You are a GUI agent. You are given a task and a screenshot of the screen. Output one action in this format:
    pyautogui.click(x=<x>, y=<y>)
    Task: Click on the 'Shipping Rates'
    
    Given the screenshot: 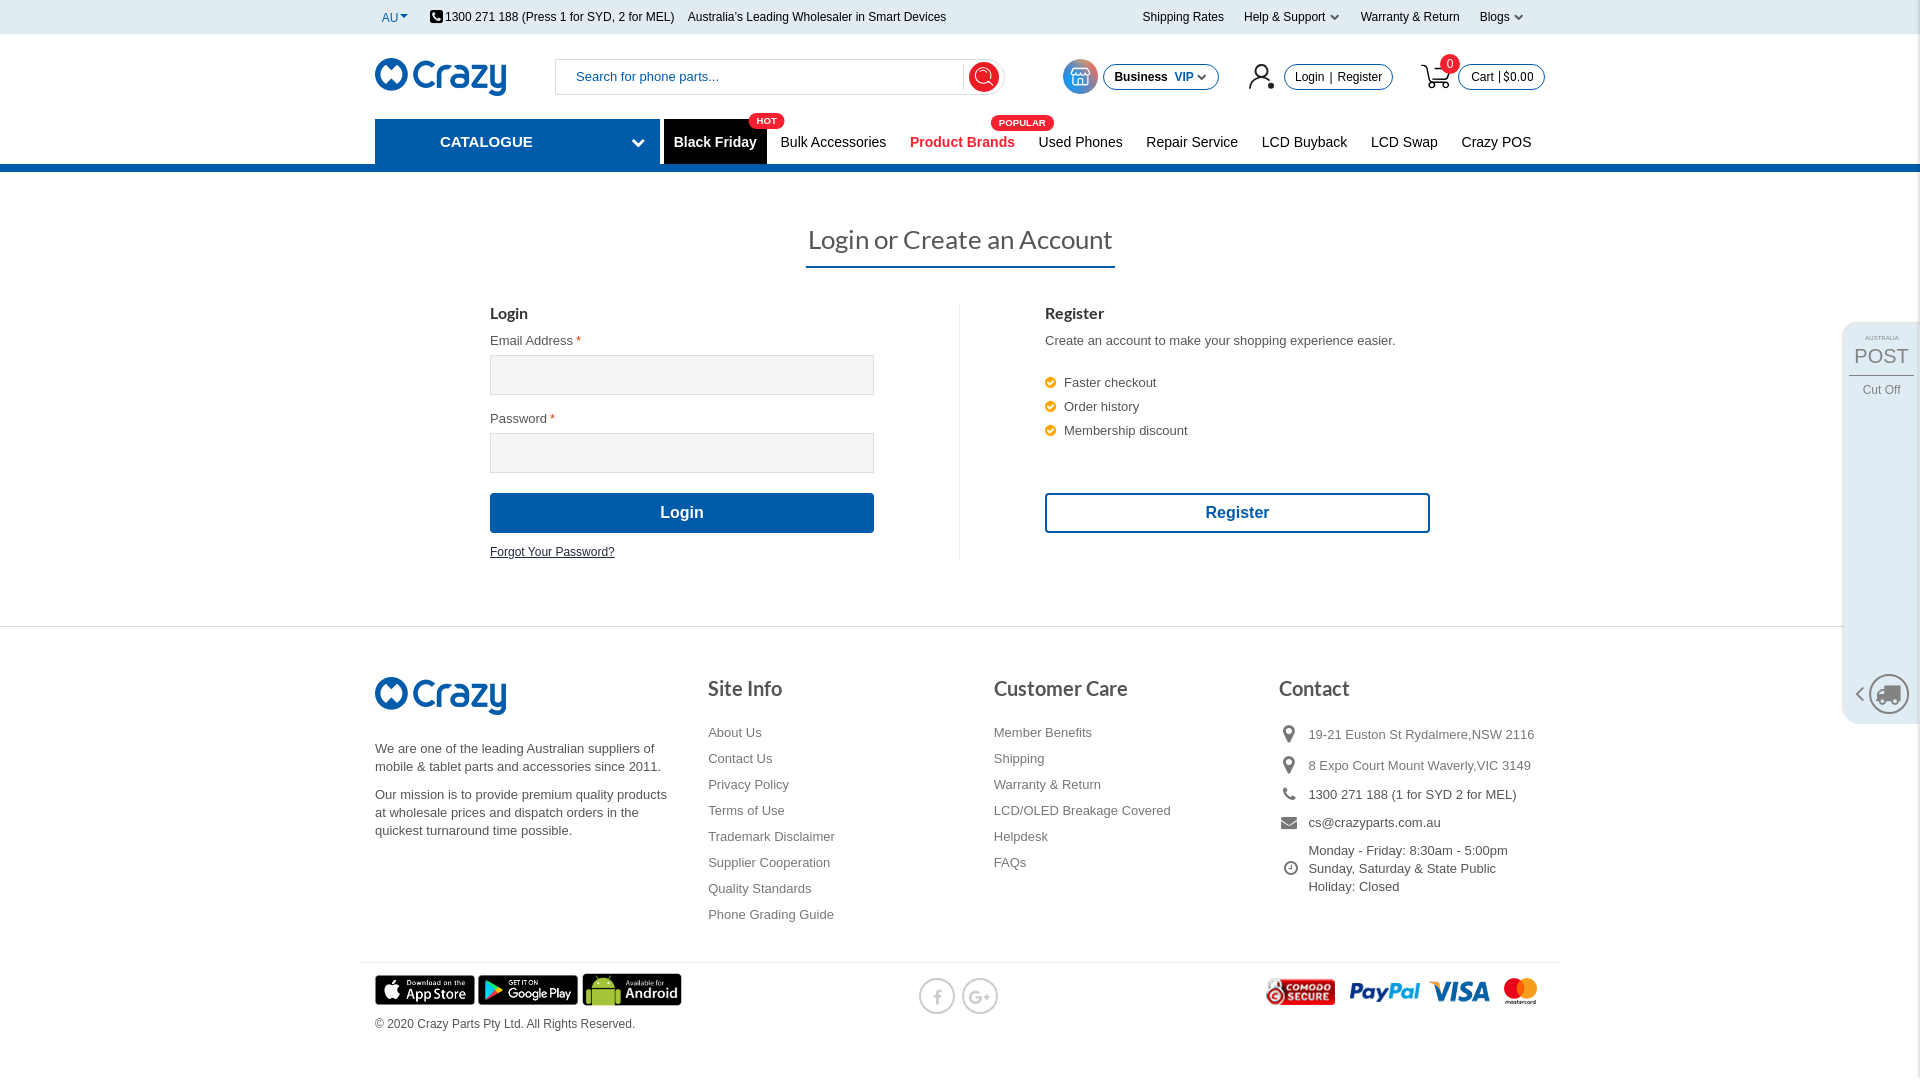 What is the action you would take?
    pyautogui.click(x=1183, y=16)
    